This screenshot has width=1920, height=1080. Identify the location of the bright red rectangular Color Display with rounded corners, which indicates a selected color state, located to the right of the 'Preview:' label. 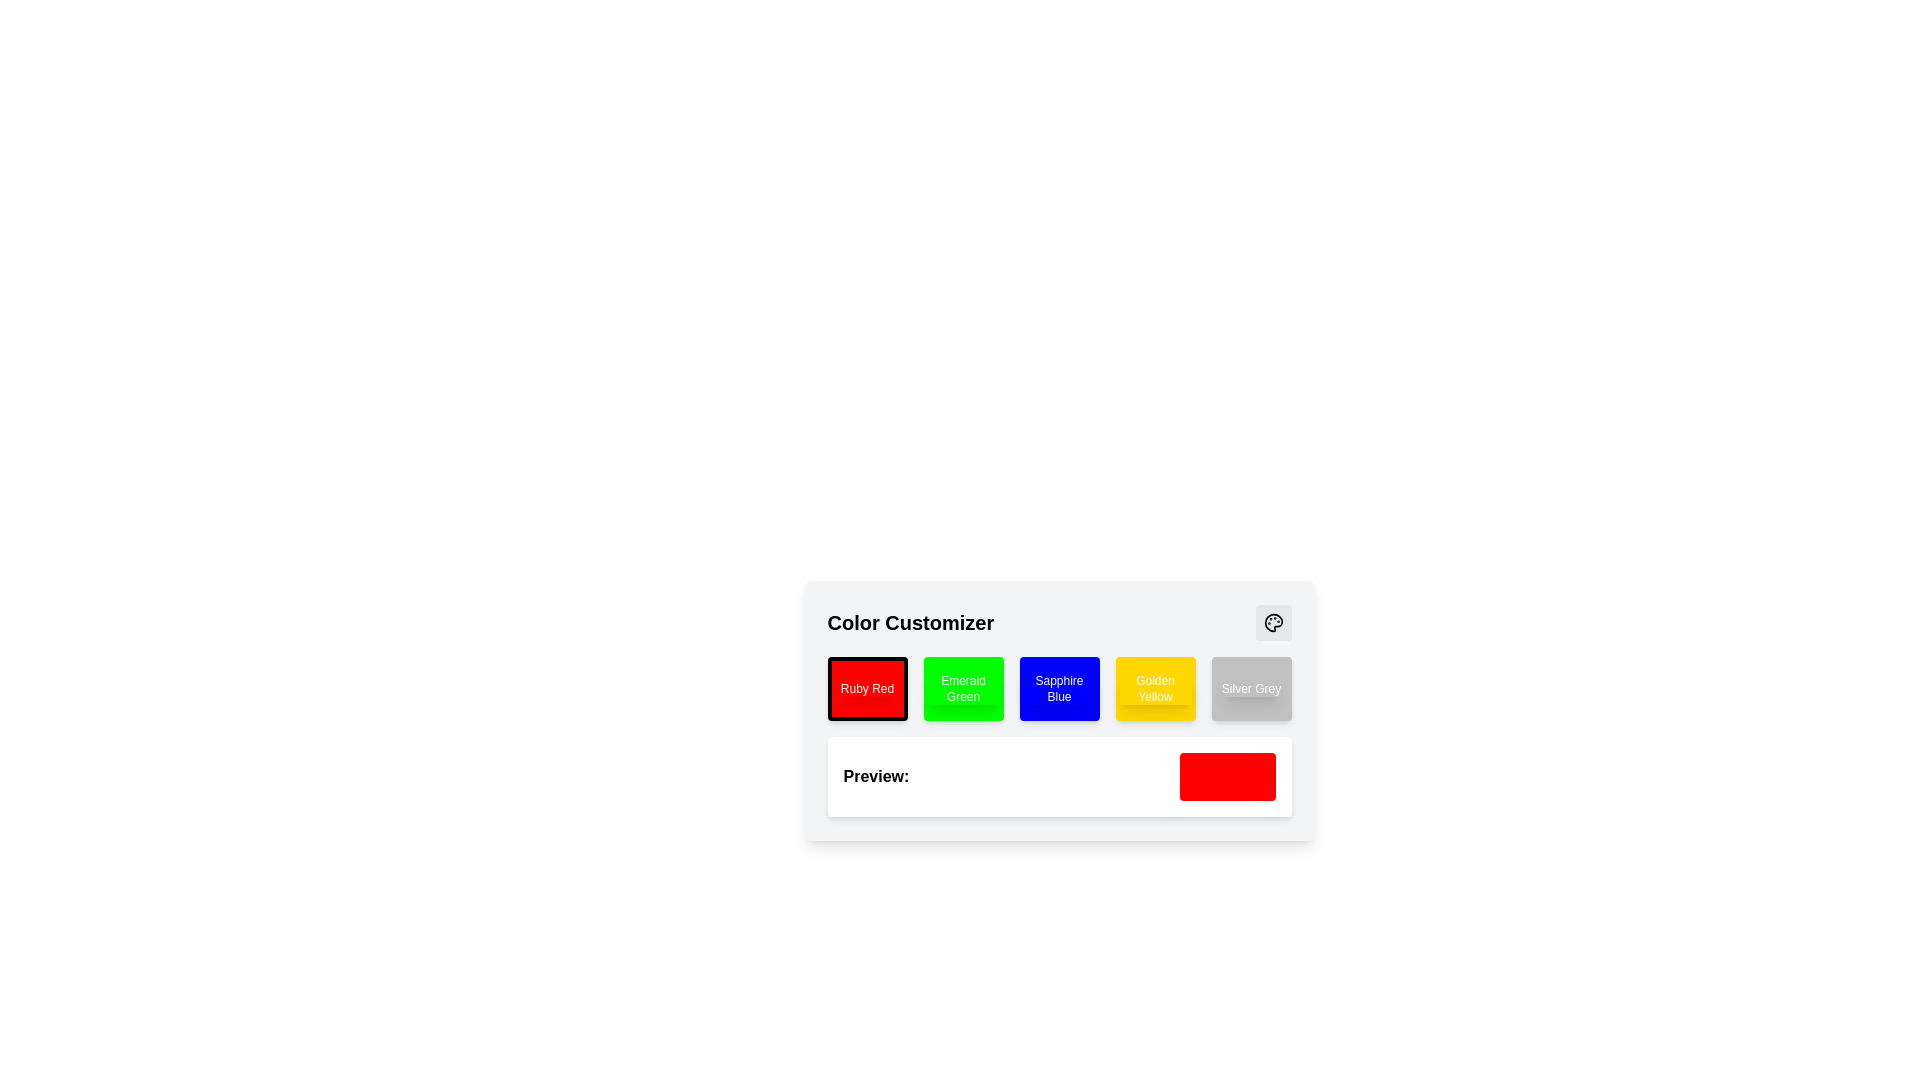
(1226, 775).